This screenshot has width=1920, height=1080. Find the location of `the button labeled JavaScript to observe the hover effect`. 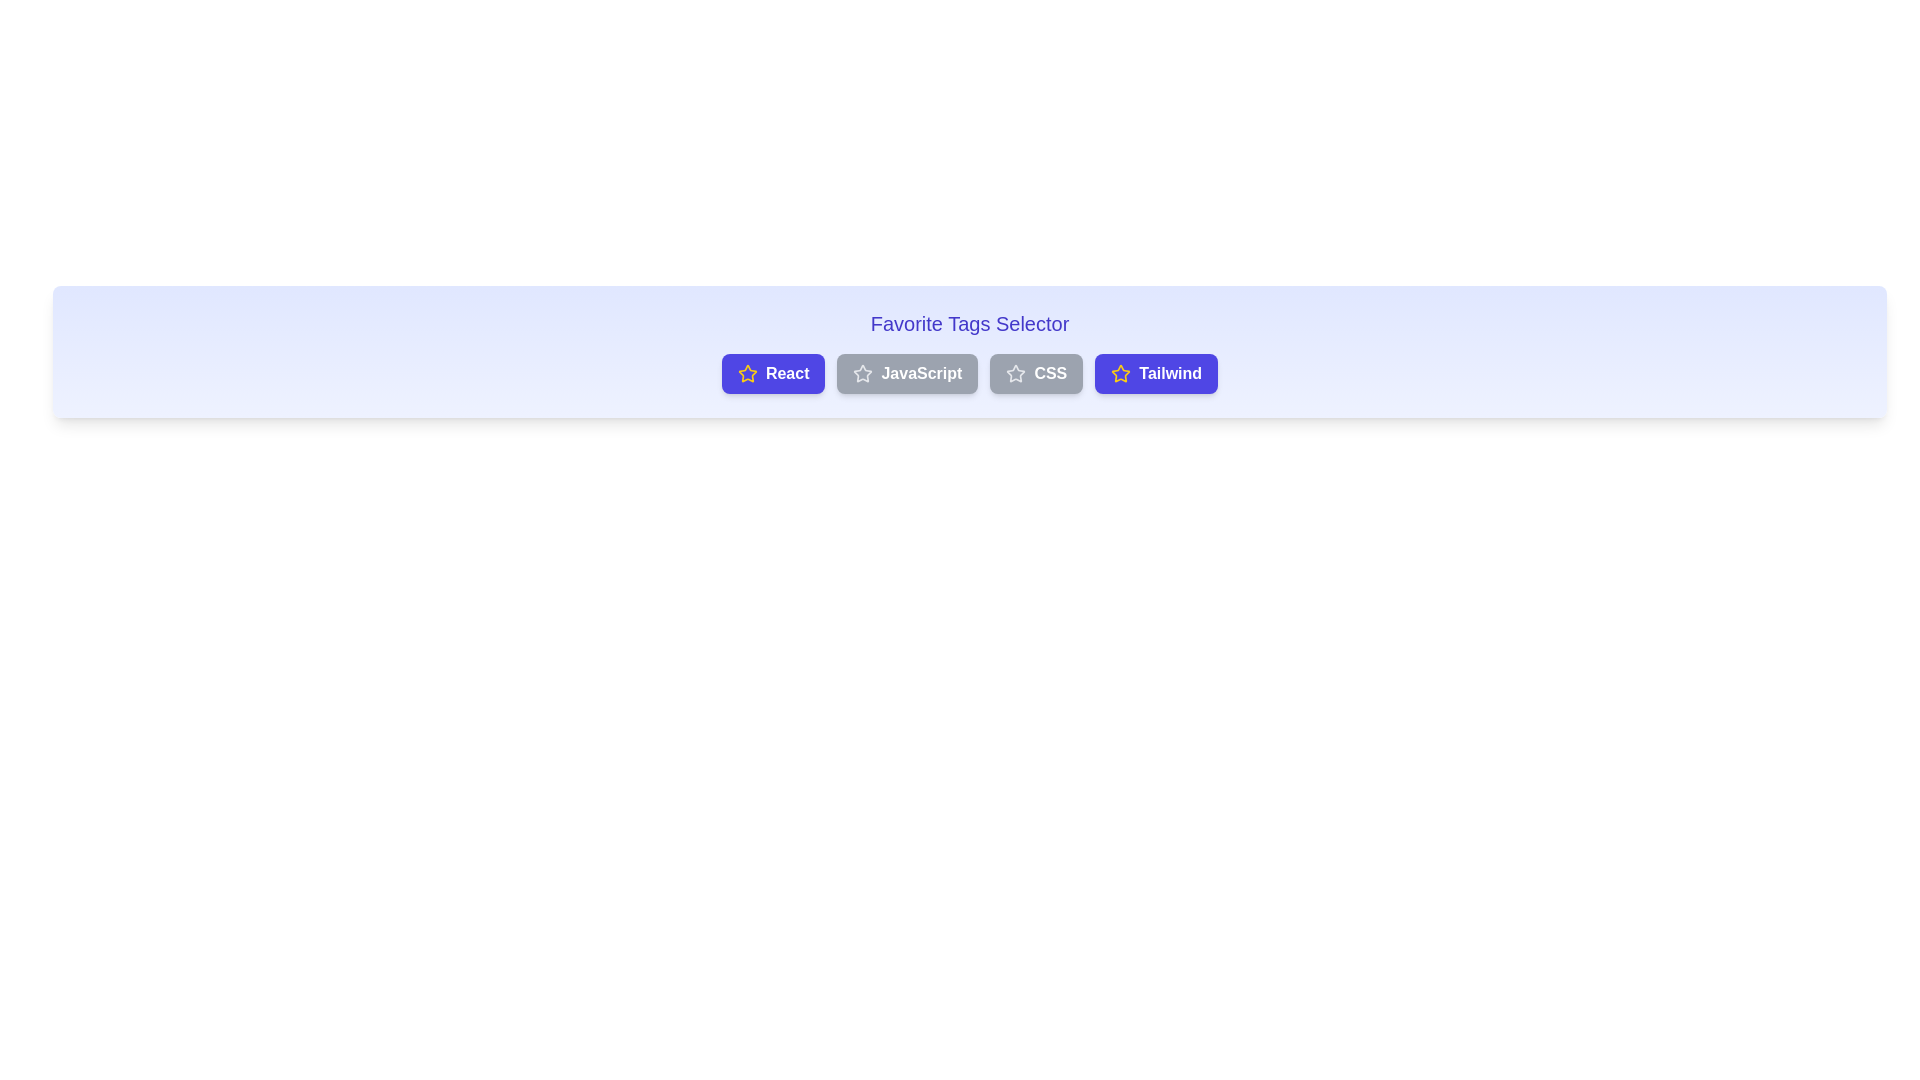

the button labeled JavaScript to observe the hover effect is located at coordinates (906, 374).